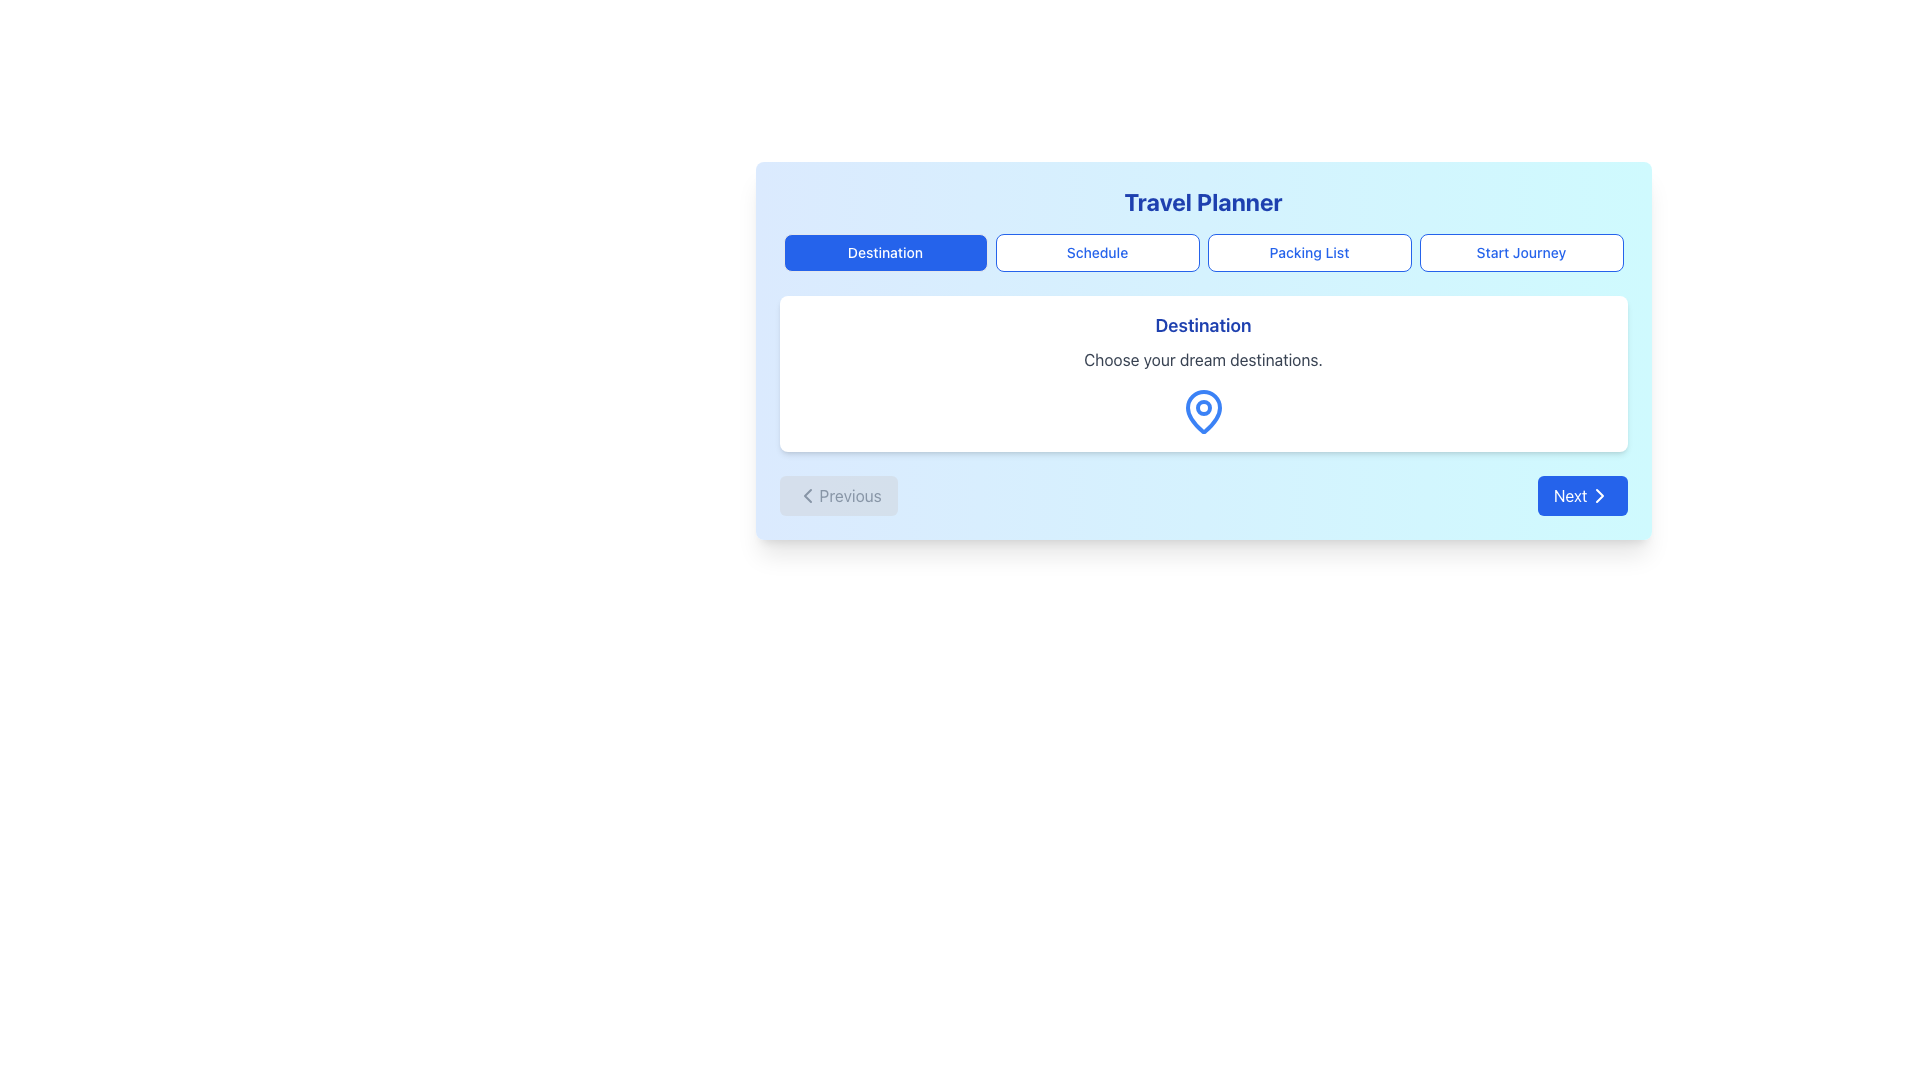 The width and height of the screenshot is (1920, 1080). What do you see at coordinates (807, 495) in the screenshot?
I see `the left-facing chevron icon located inside the 'Previous' button at the bottom left of the 'Travel Planner' interface` at bounding box center [807, 495].